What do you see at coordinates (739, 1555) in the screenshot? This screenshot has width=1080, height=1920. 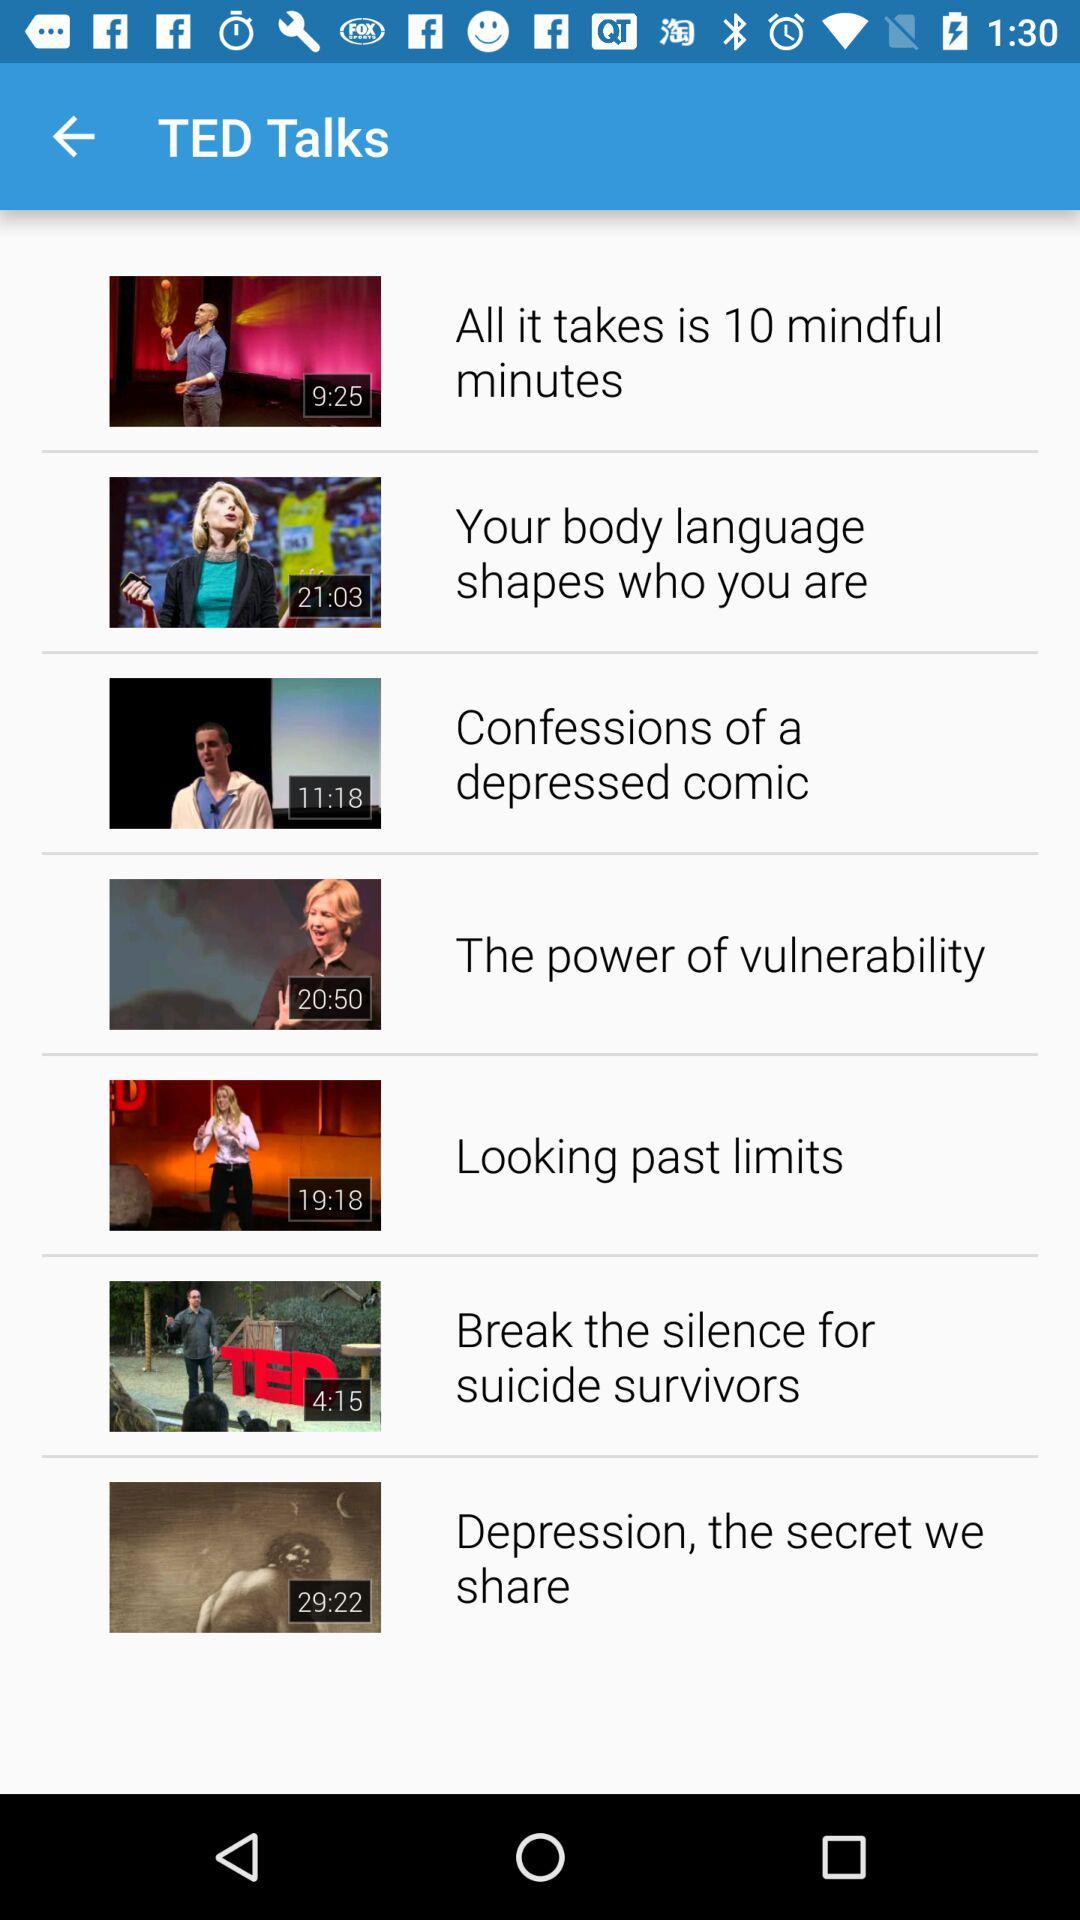 I see `the depression the secret icon` at bounding box center [739, 1555].